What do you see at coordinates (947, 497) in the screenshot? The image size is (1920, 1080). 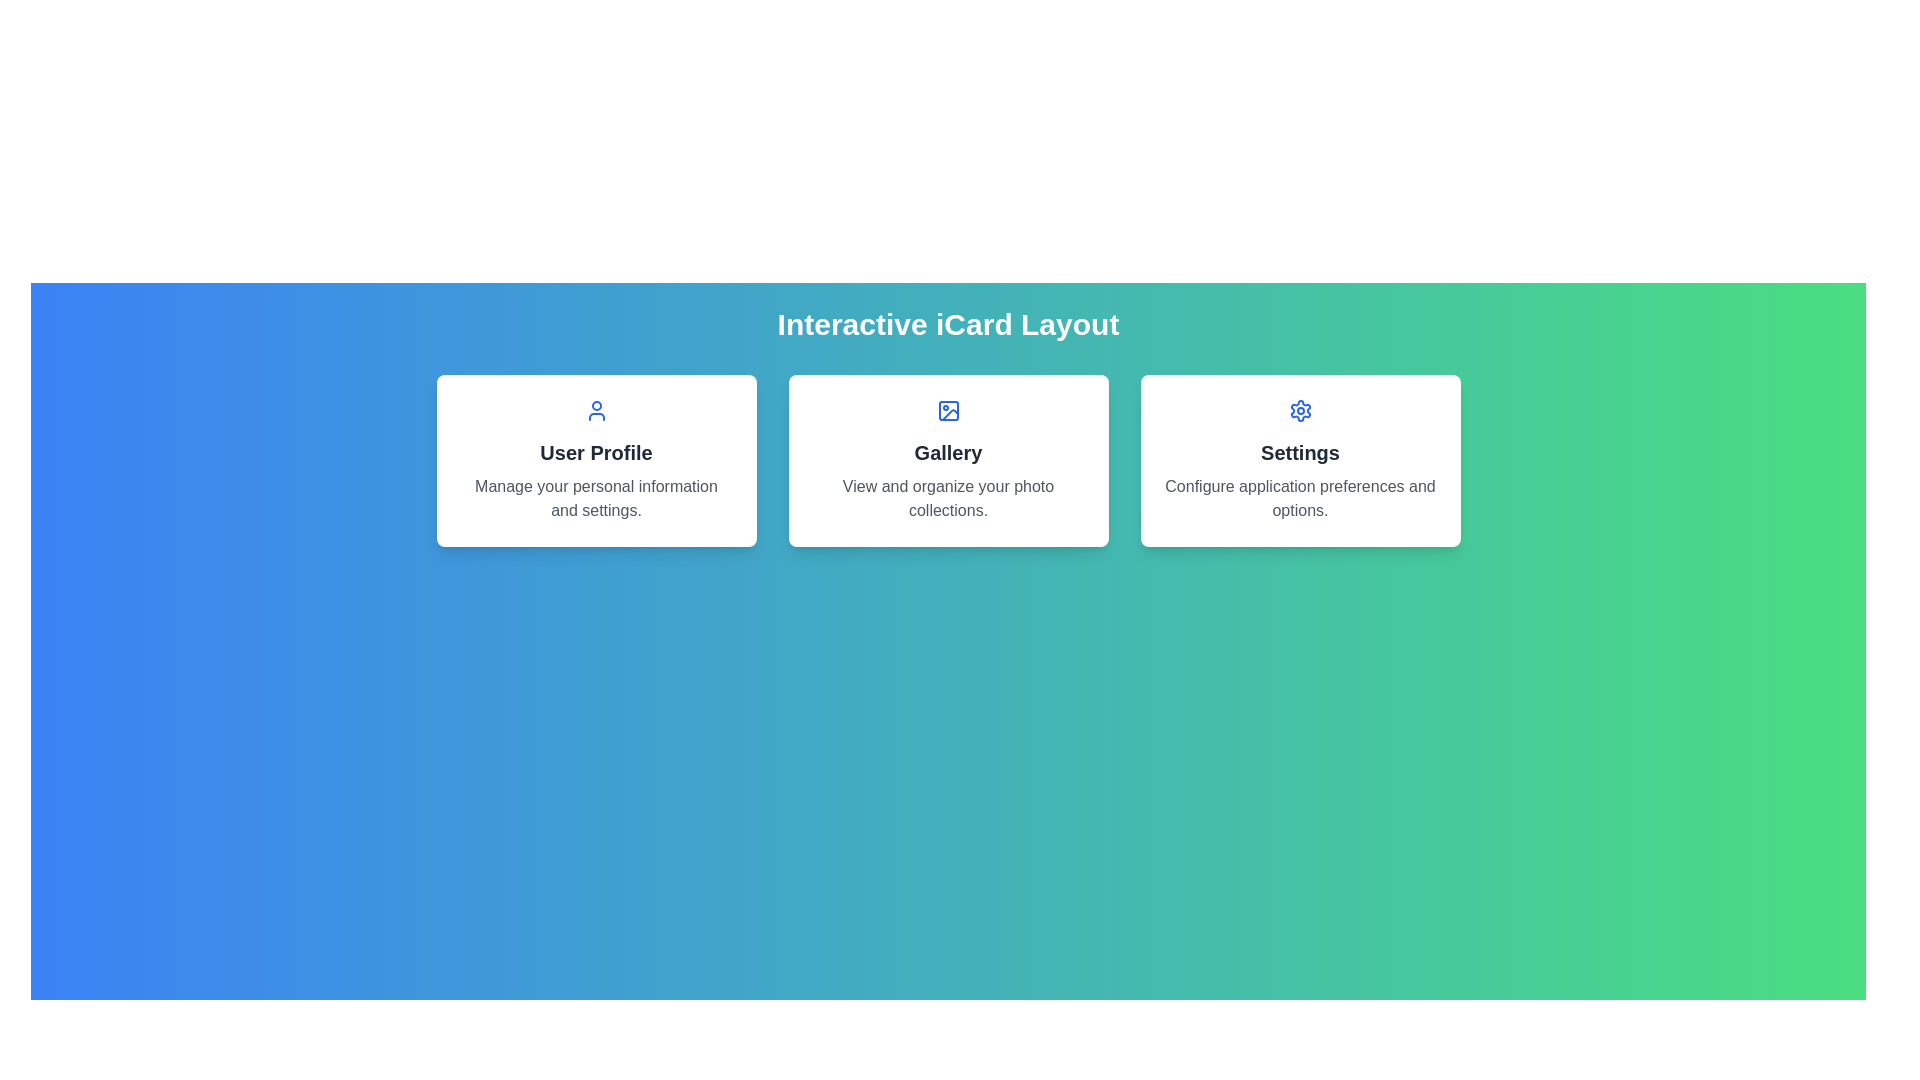 I see `the descriptive label located below the 'Gallery' heading in the 'Gallery' card, which provides information about the card's functionality` at bounding box center [947, 497].